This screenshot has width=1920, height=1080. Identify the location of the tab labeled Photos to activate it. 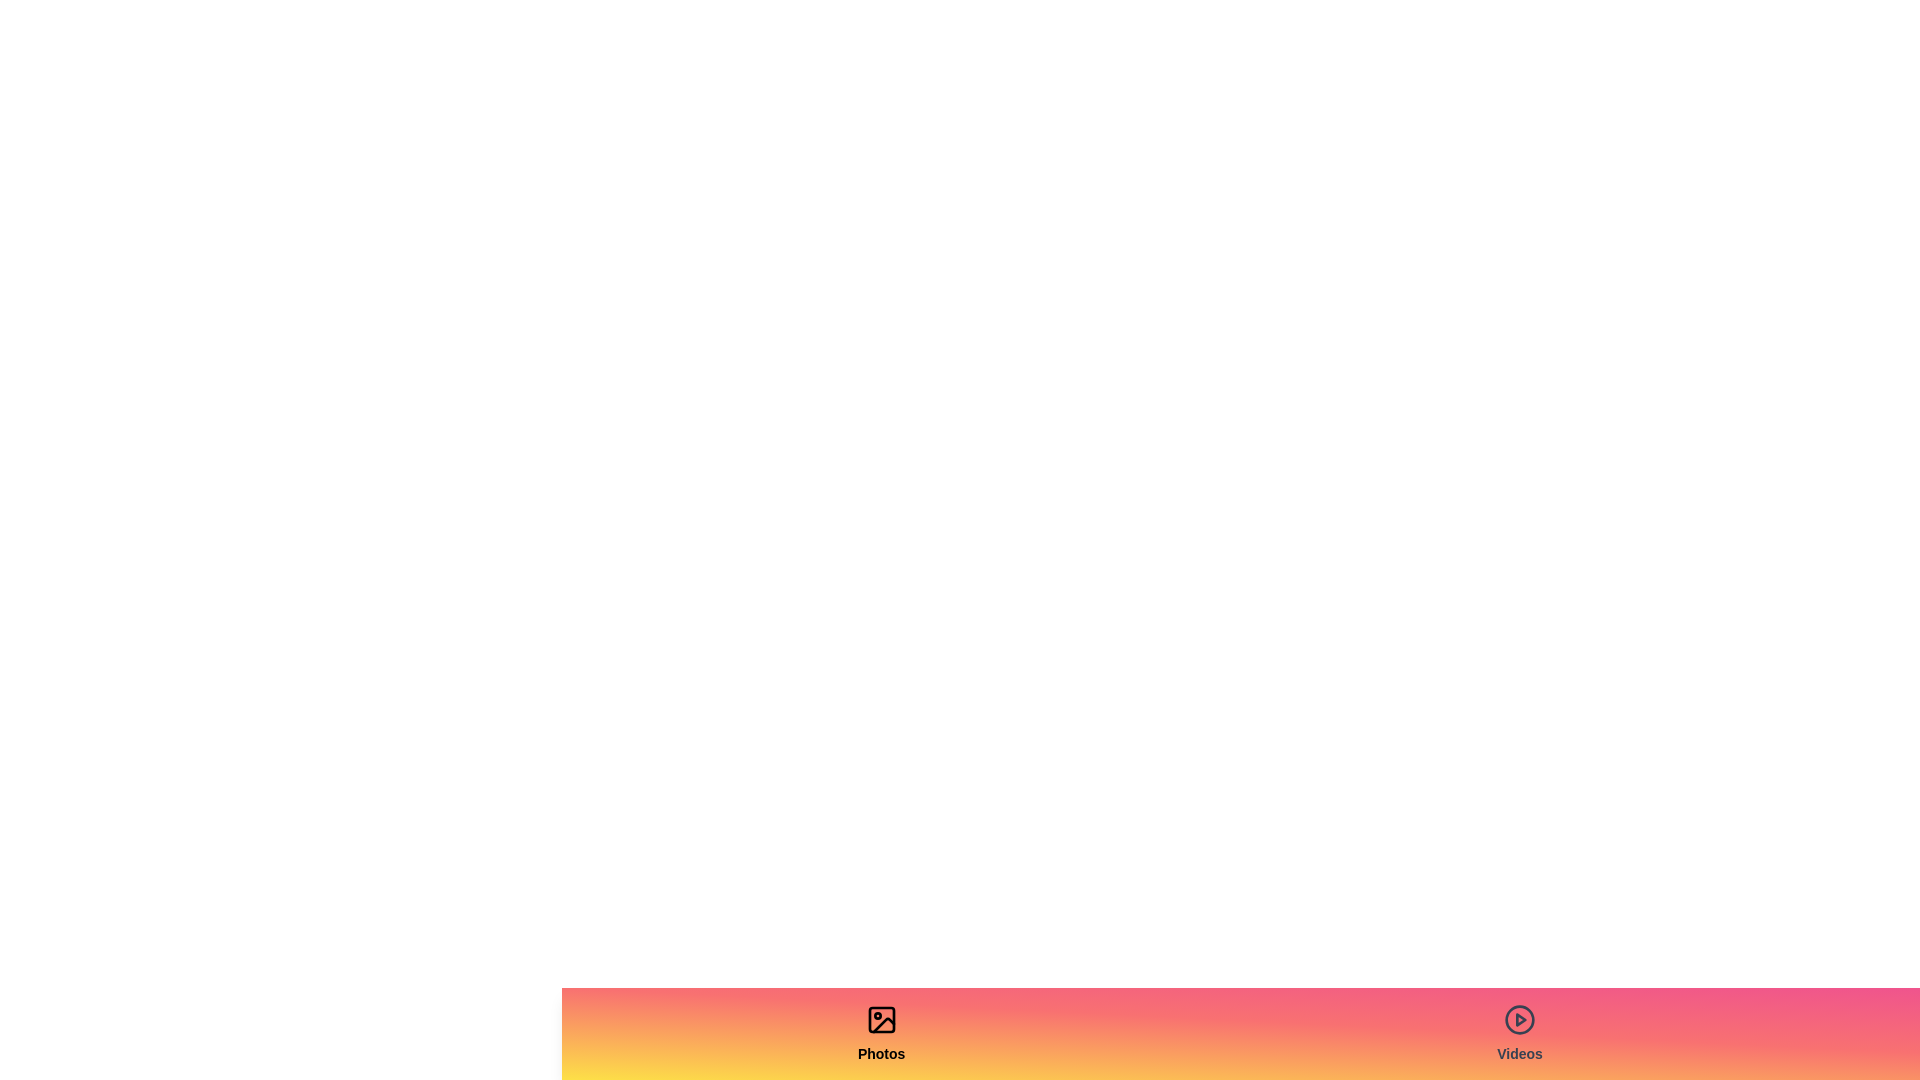
(880, 1033).